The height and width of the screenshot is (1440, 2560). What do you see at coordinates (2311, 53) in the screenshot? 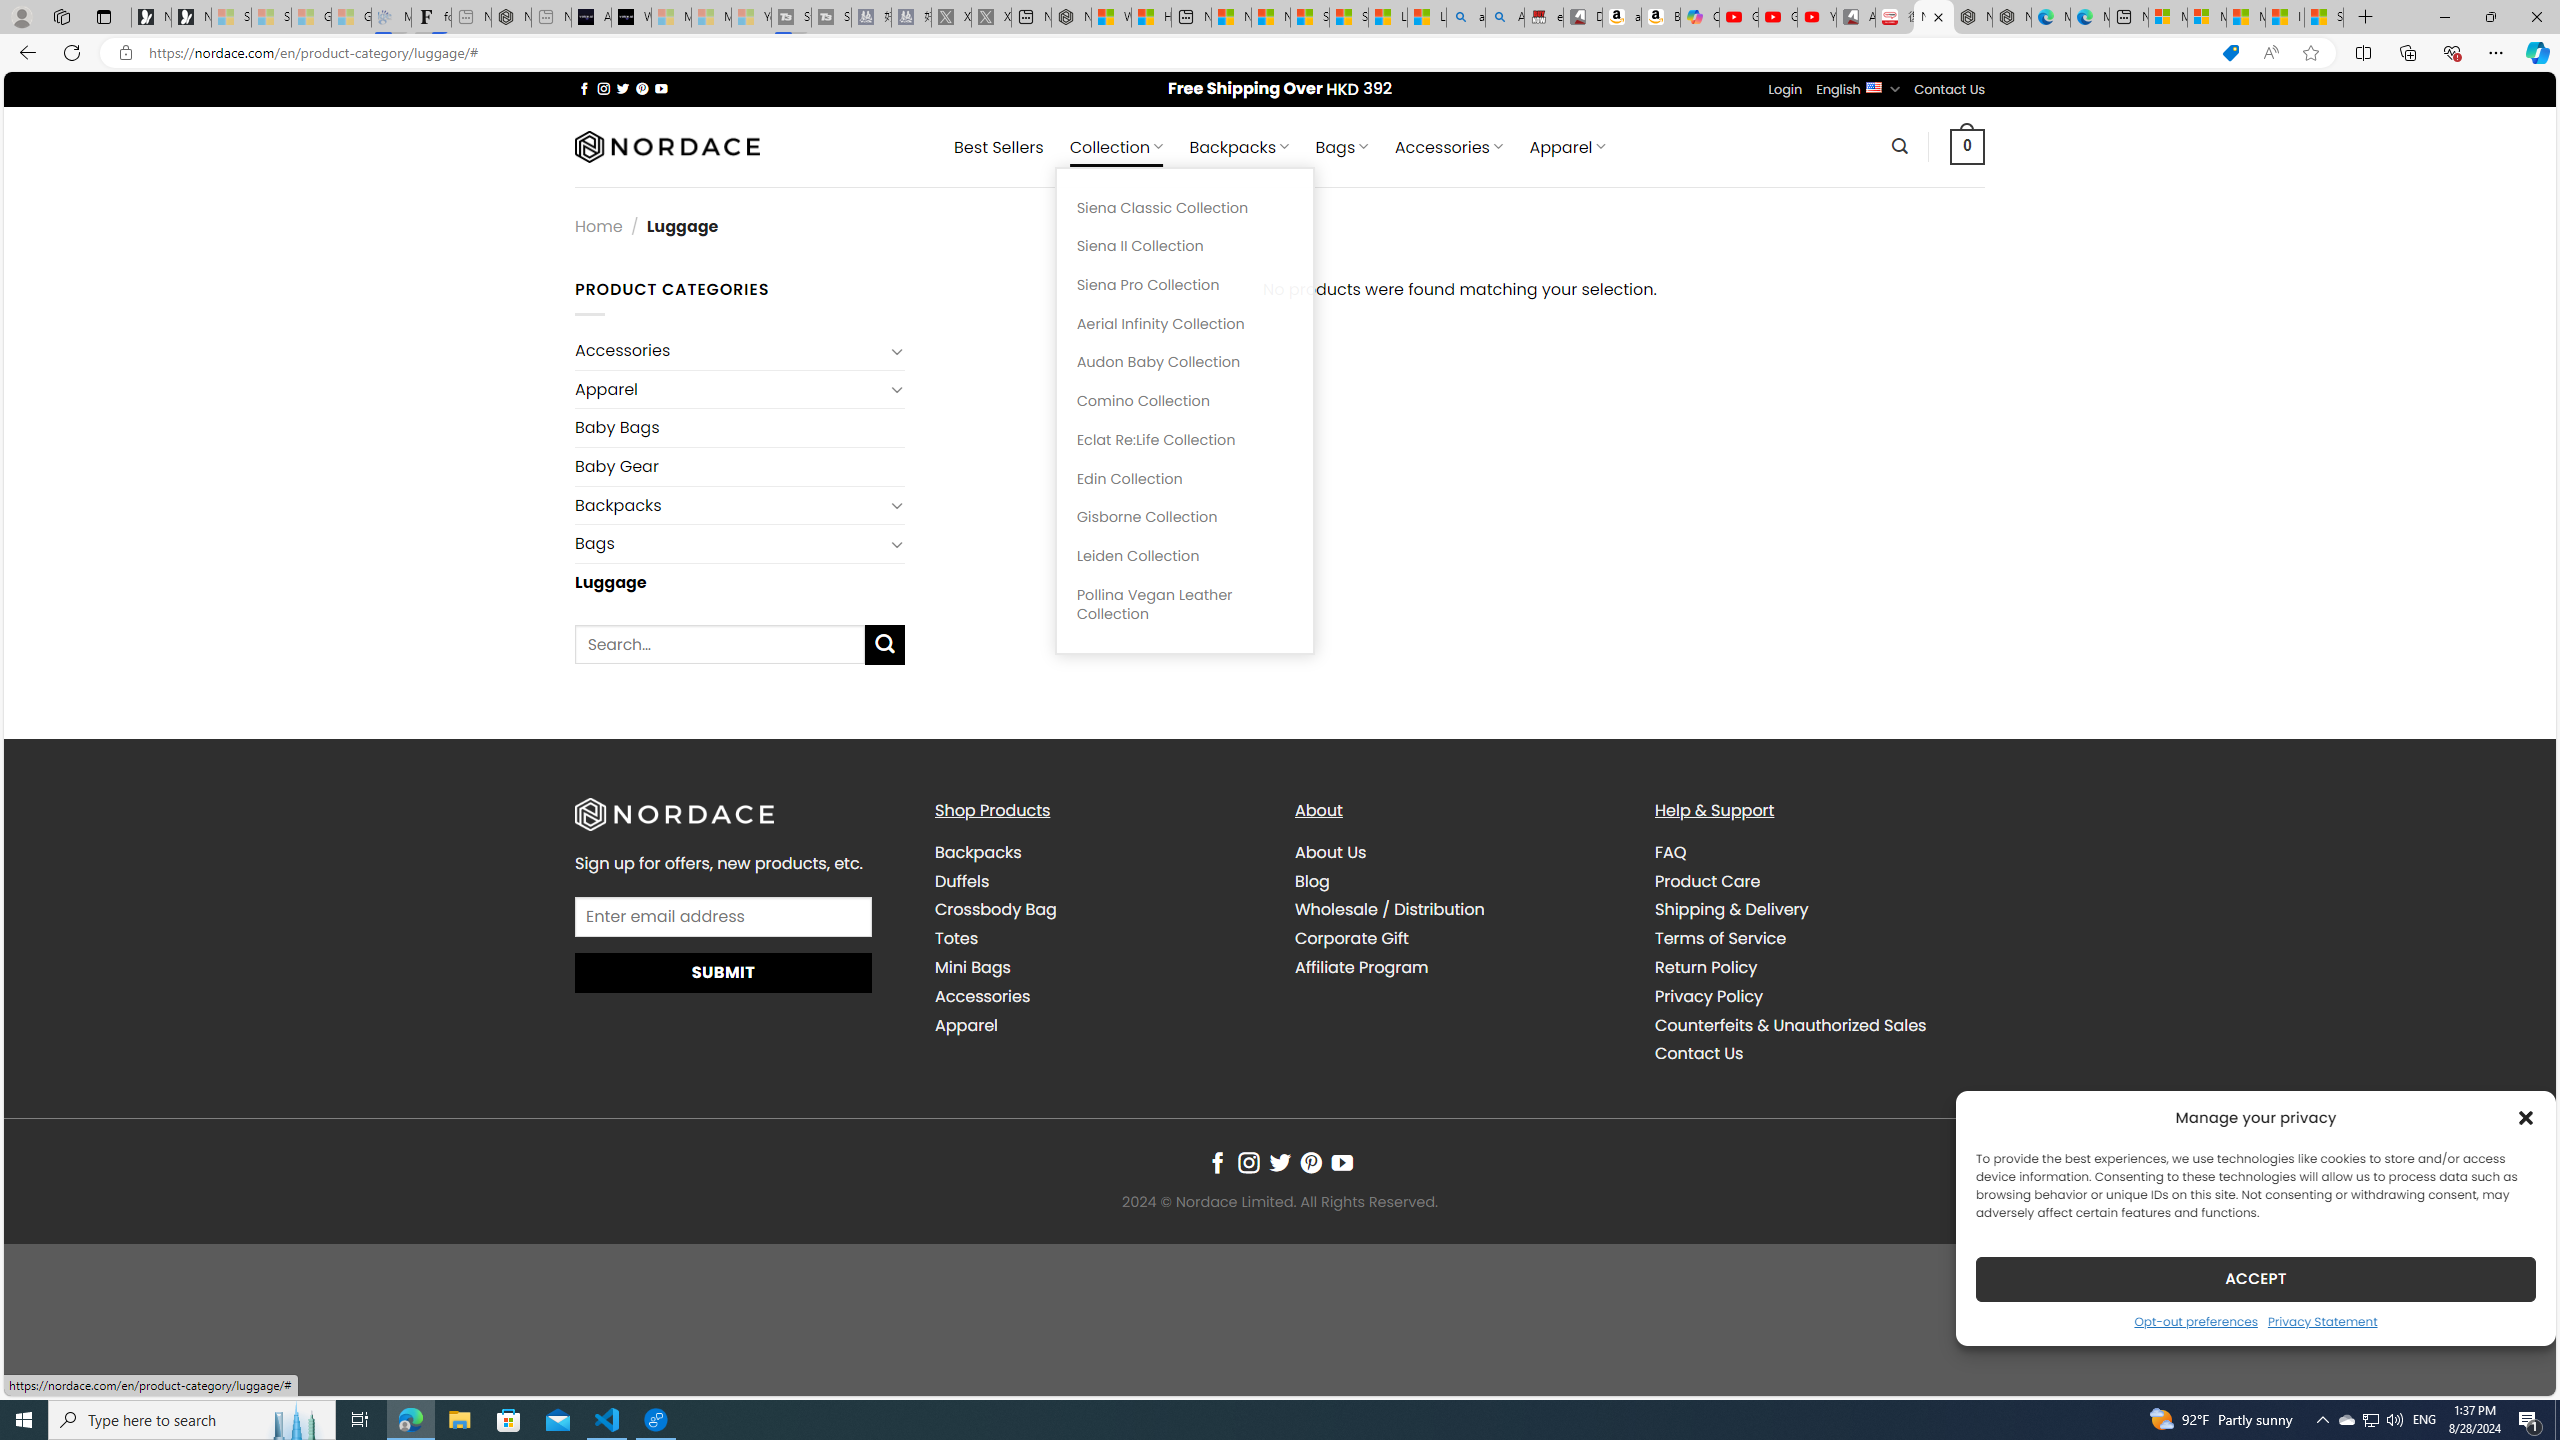
I see `'Add this page to favorites (Ctrl+D)'` at bounding box center [2311, 53].